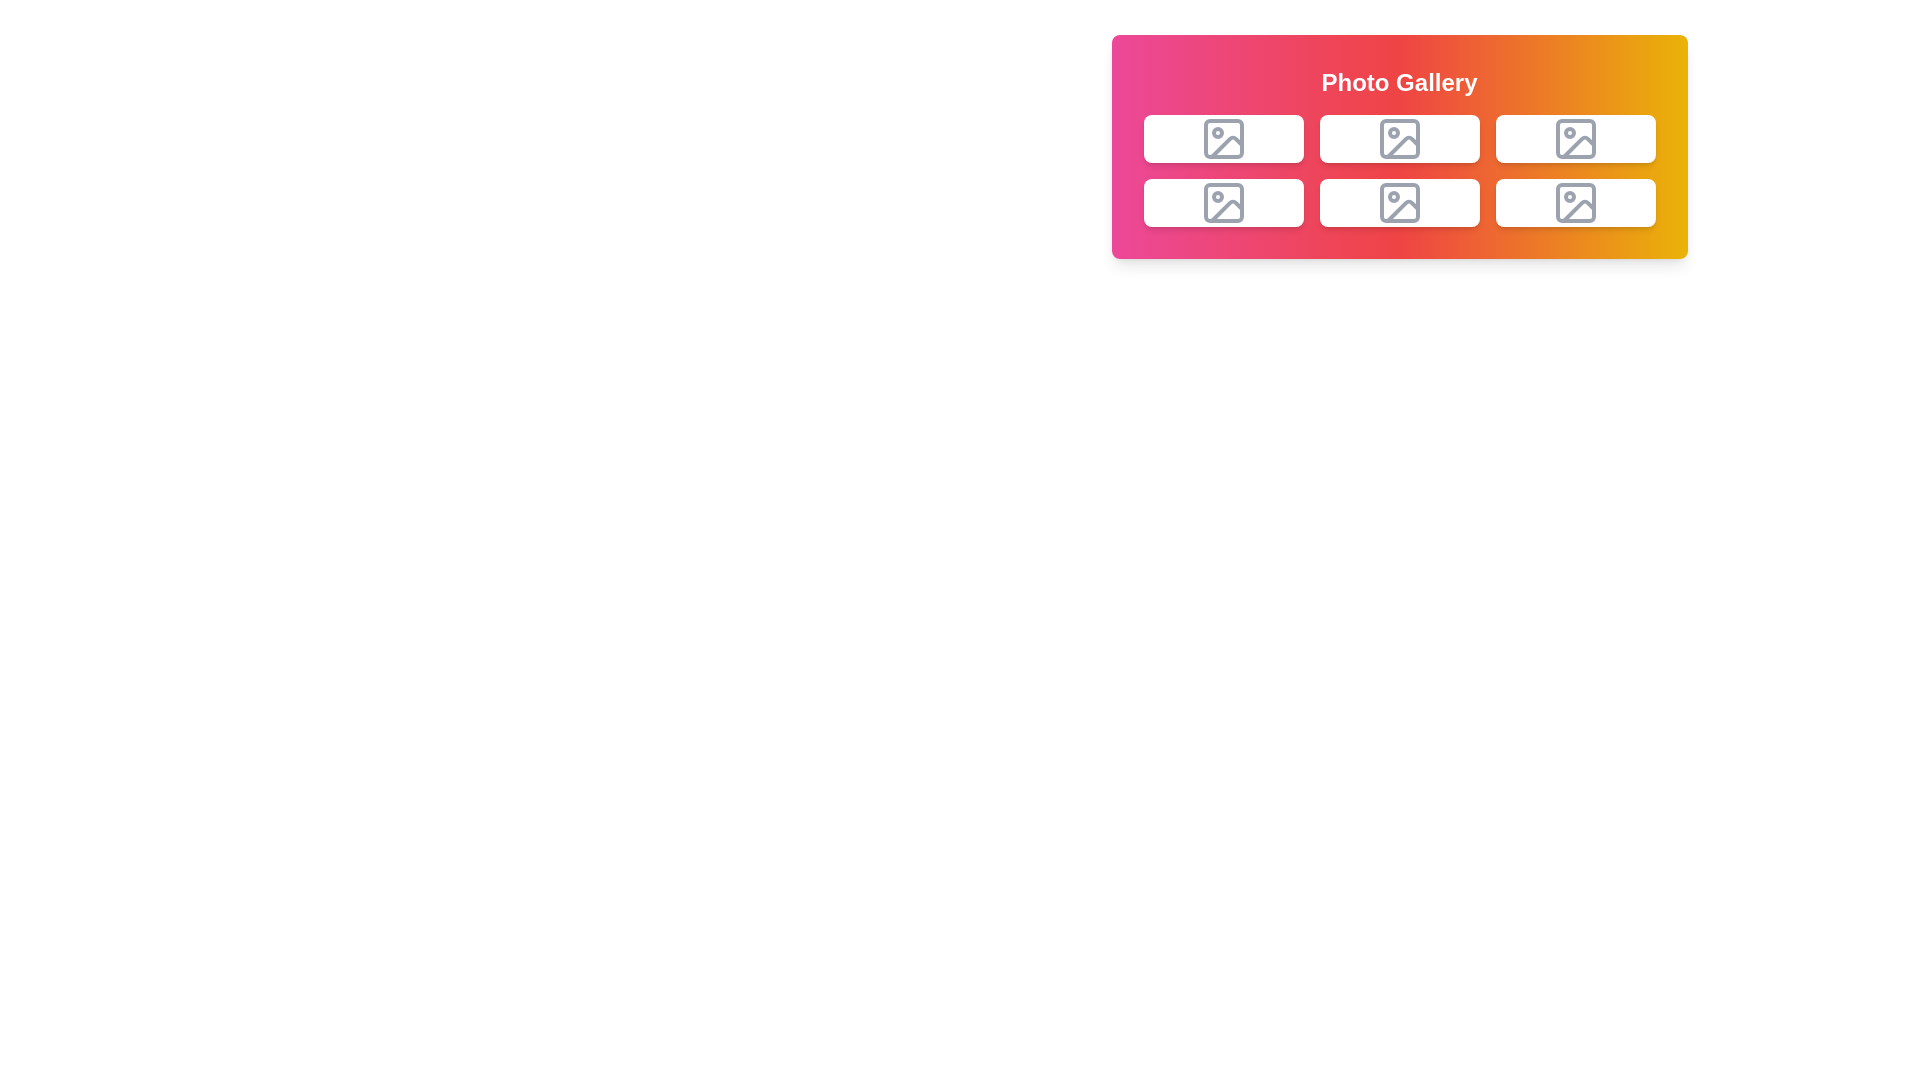 The width and height of the screenshot is (1920, 1080). What do you see at coordinates (1222, 203) in the screenshot?
I see `the image placeholder icon, which is the second element in the second row of a grid layout` at bounding box center [1222, 203].